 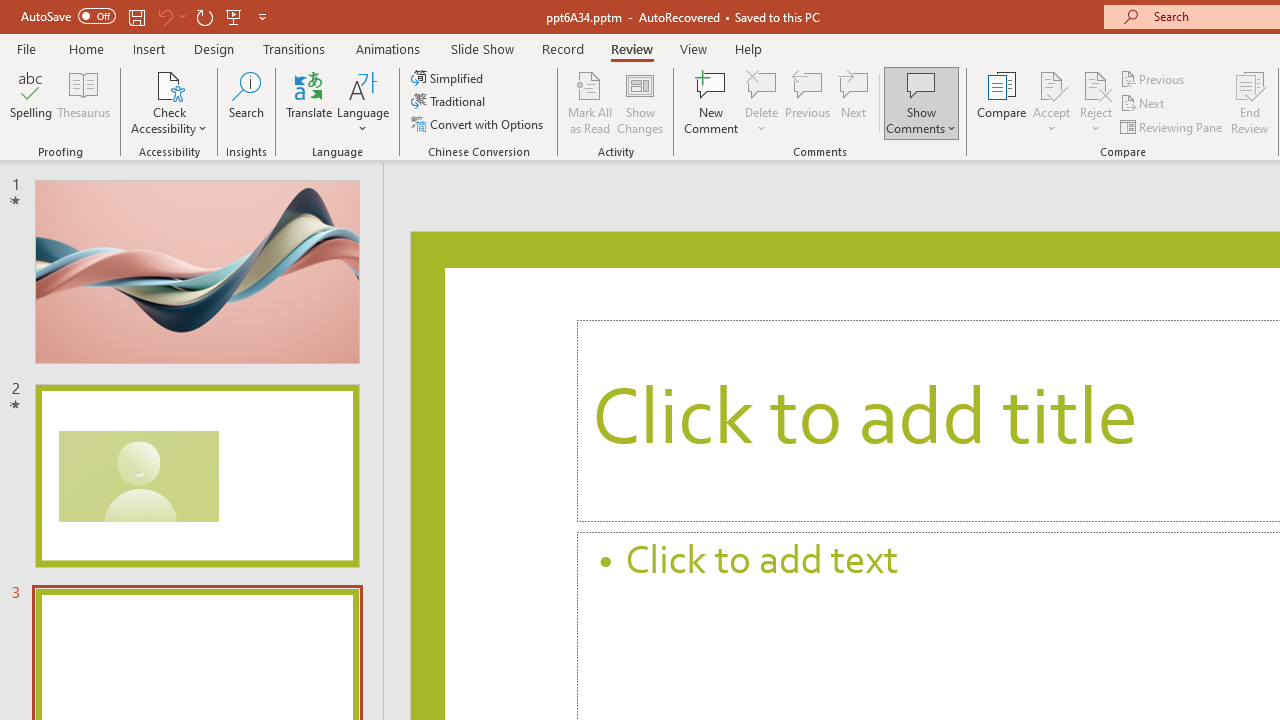 What do you see at coordinates (640, 103) in the screenshot?
I see `'Show Changes'` at bounding box center [640, 103].